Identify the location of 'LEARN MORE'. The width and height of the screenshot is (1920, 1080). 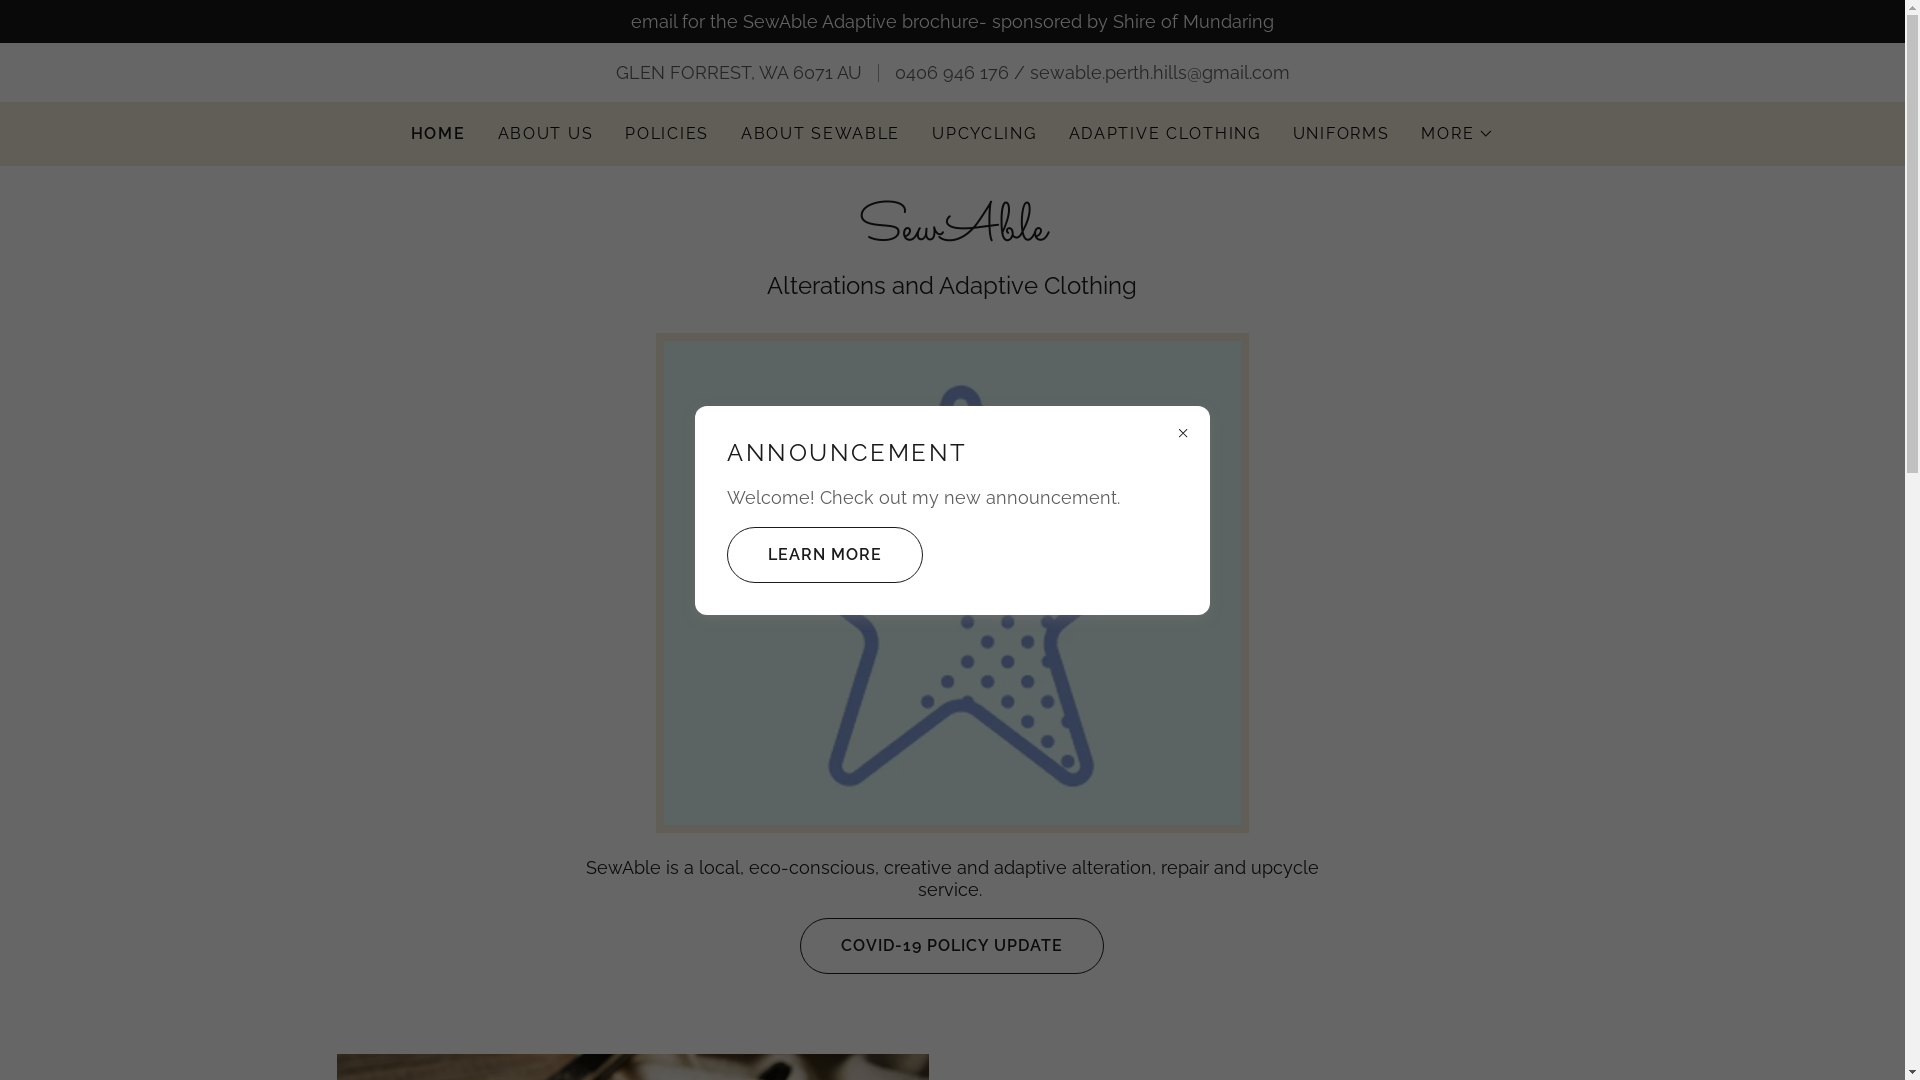
(825, 554).